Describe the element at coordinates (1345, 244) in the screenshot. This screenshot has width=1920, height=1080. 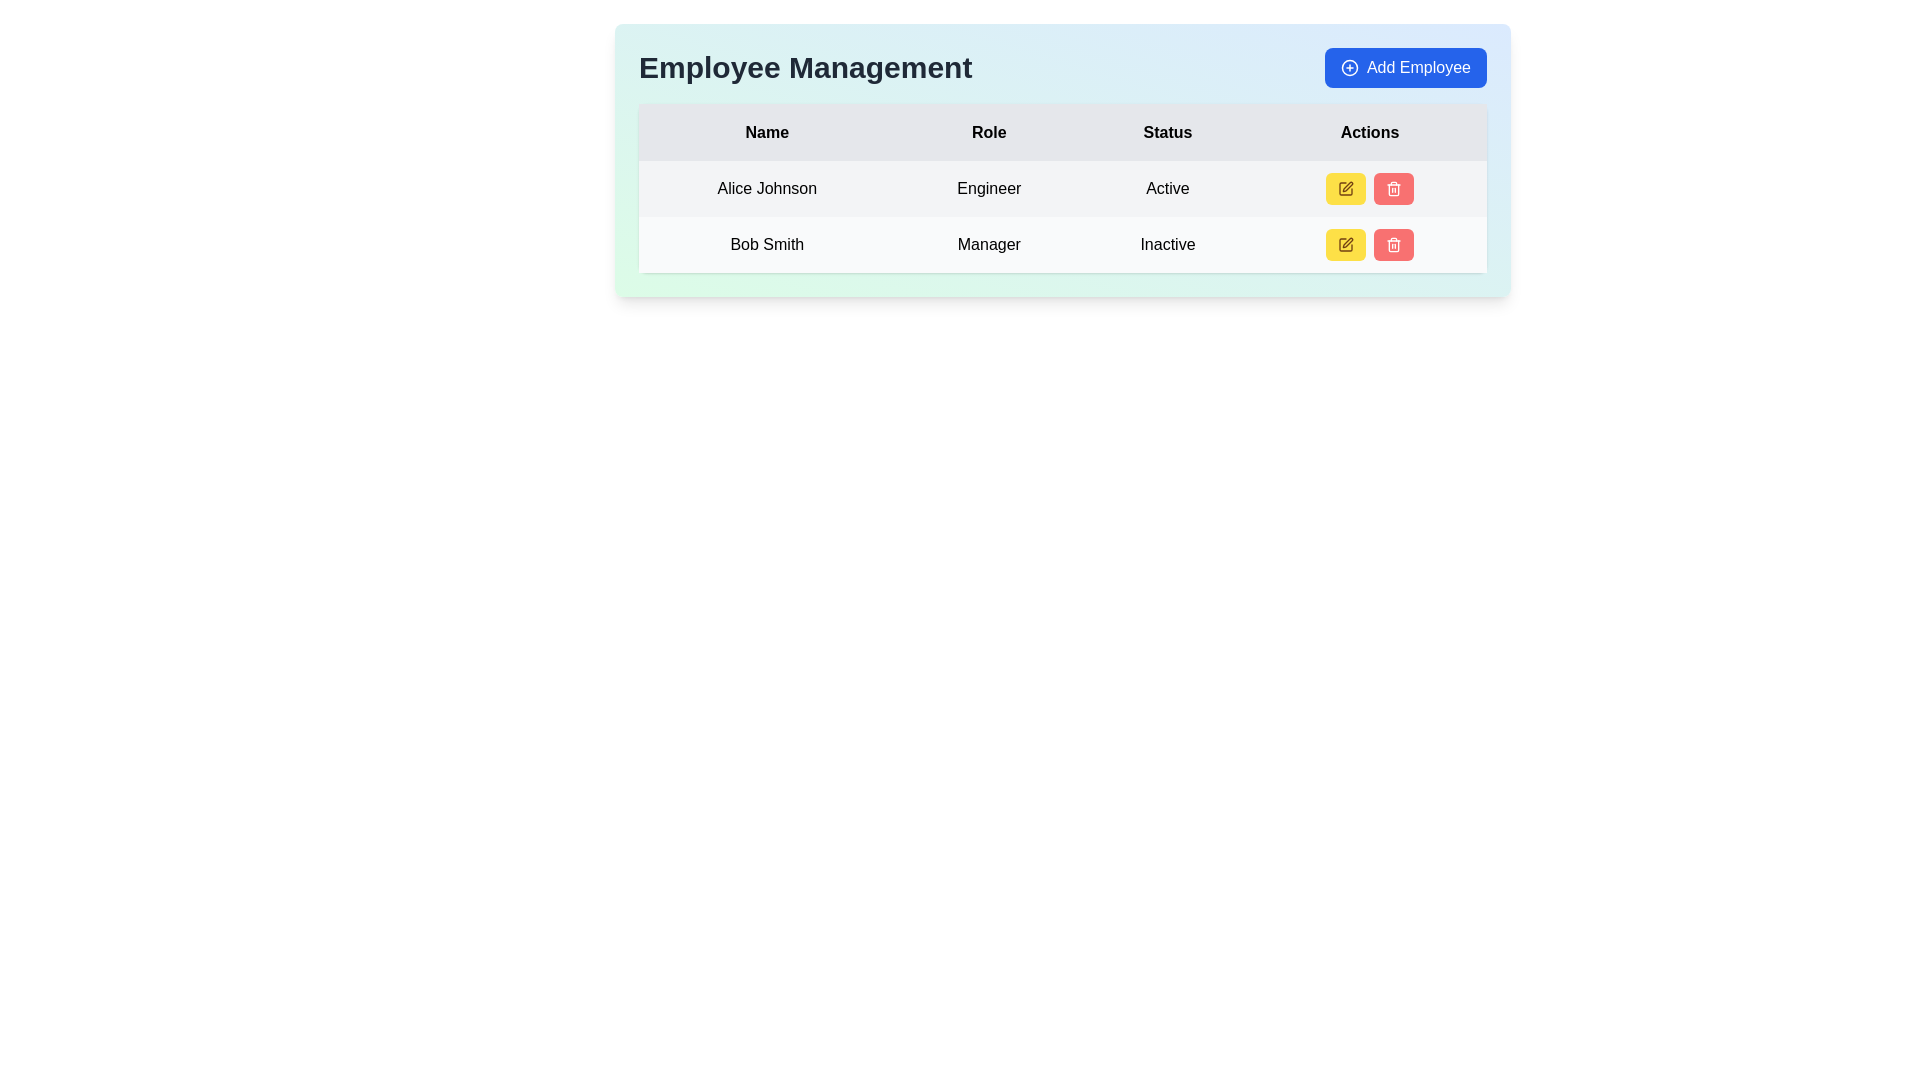
I see `the edit button located in the second row of the 'Actions' column in the 'Employee Management' section` at that location.